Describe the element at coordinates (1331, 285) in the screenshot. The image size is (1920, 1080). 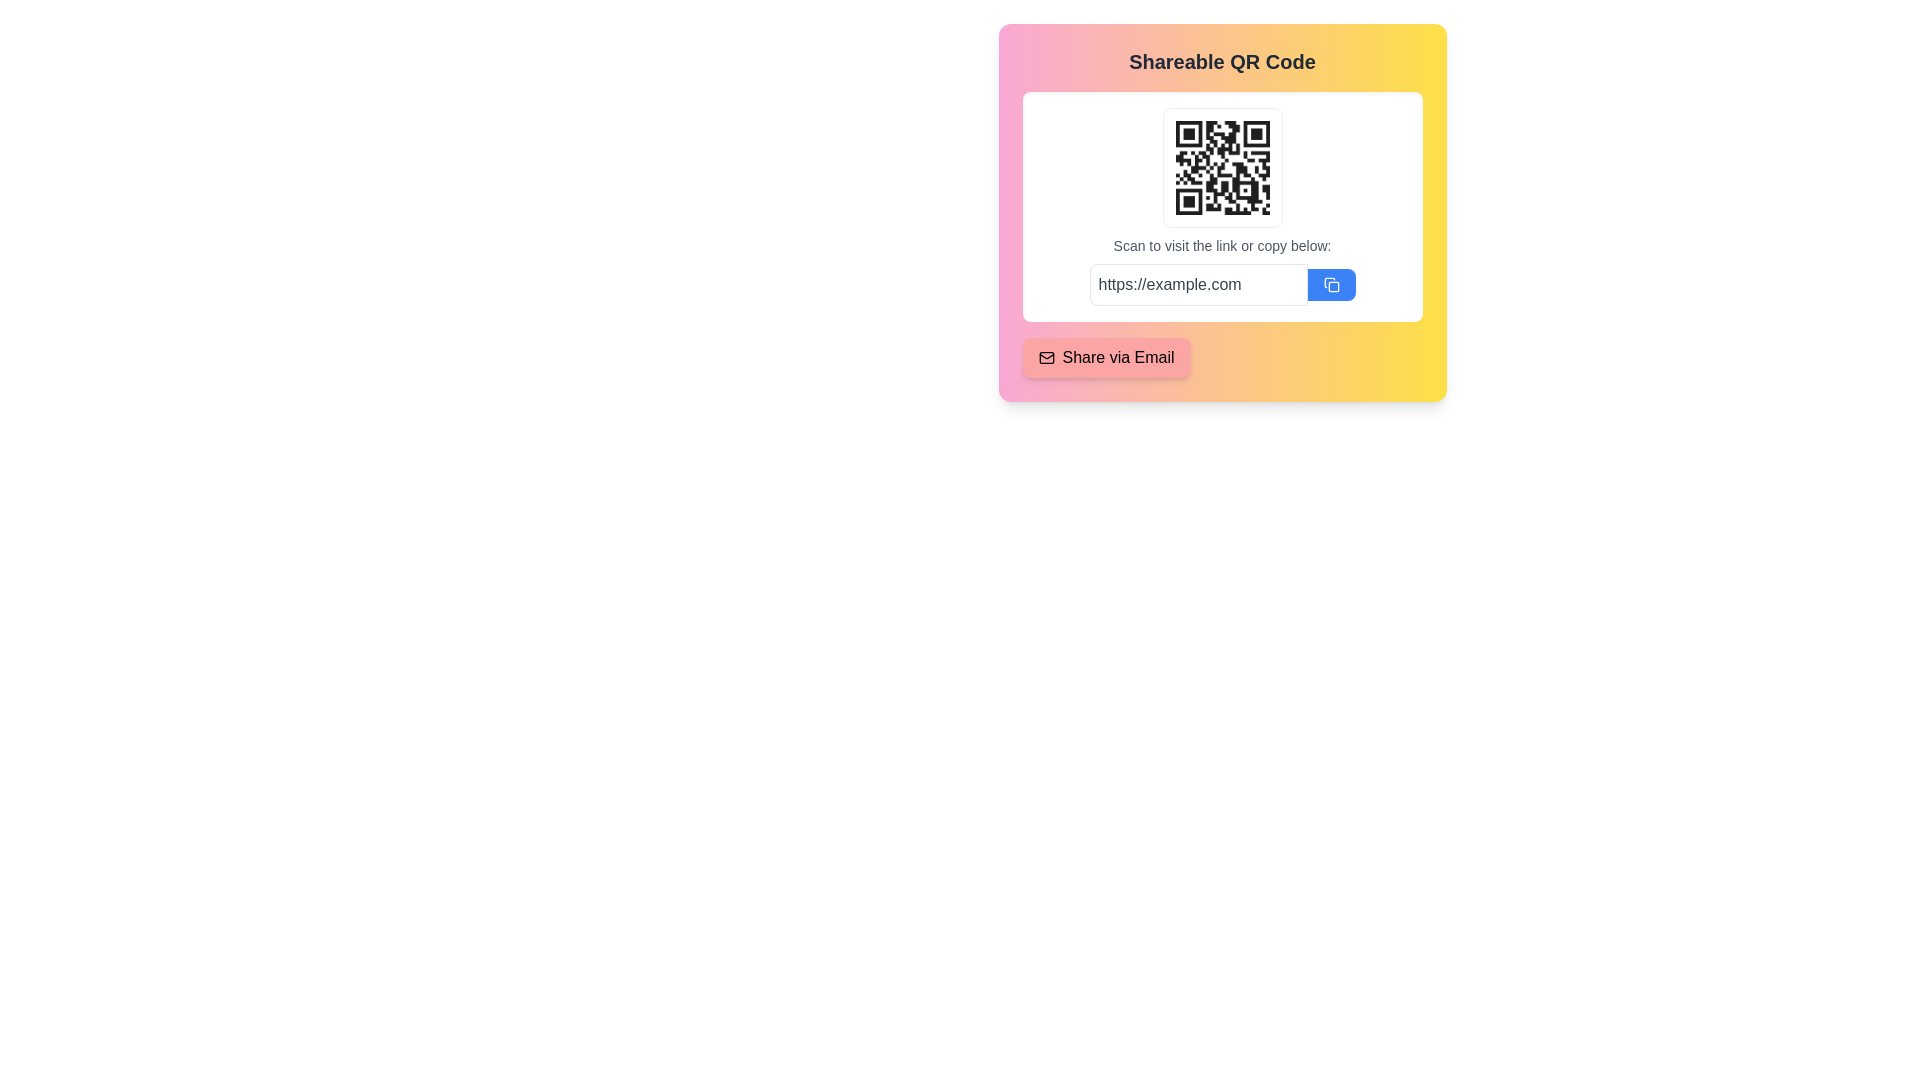
I see `the 'copy' icon/button located to the right of the URL input field below the QR code to copy the URL` at that location.